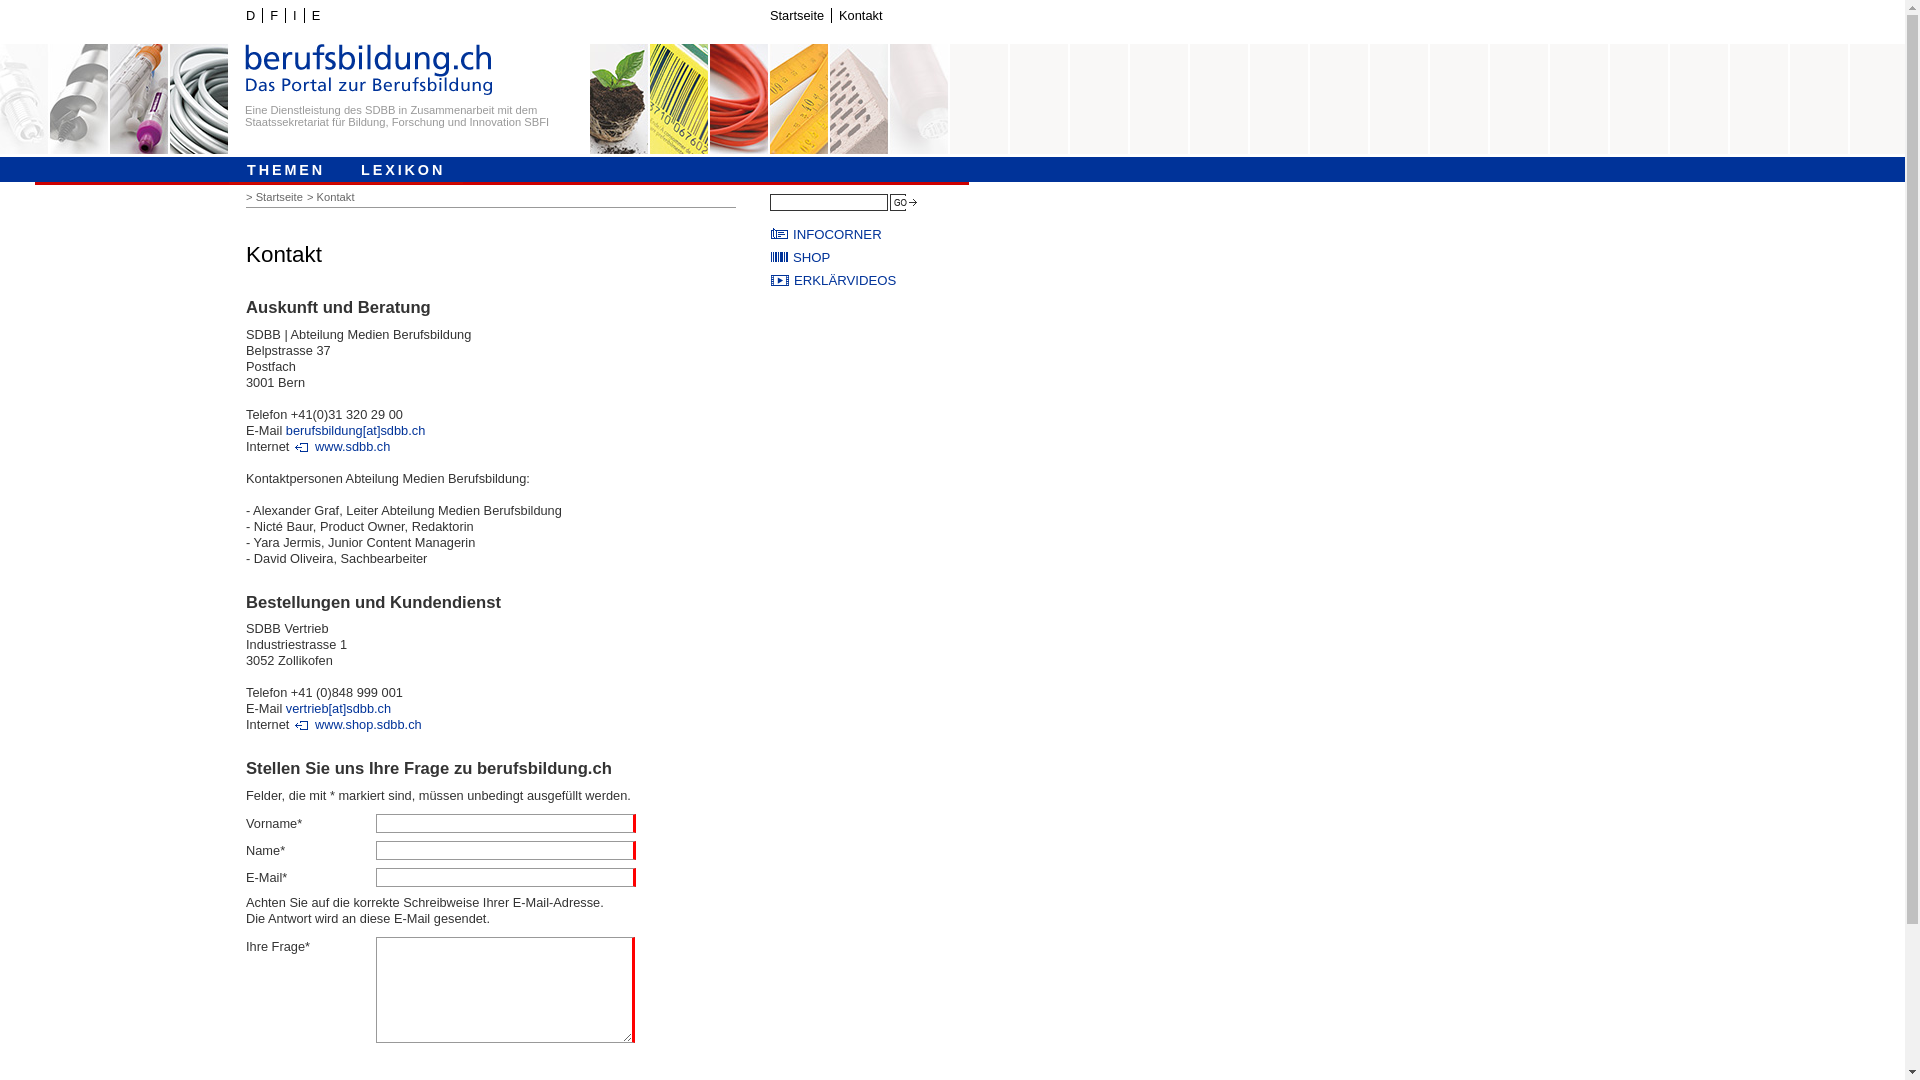  Describe the element at coordinates (870, 256) in the screenshot. I see `'SHOP'` at that location.